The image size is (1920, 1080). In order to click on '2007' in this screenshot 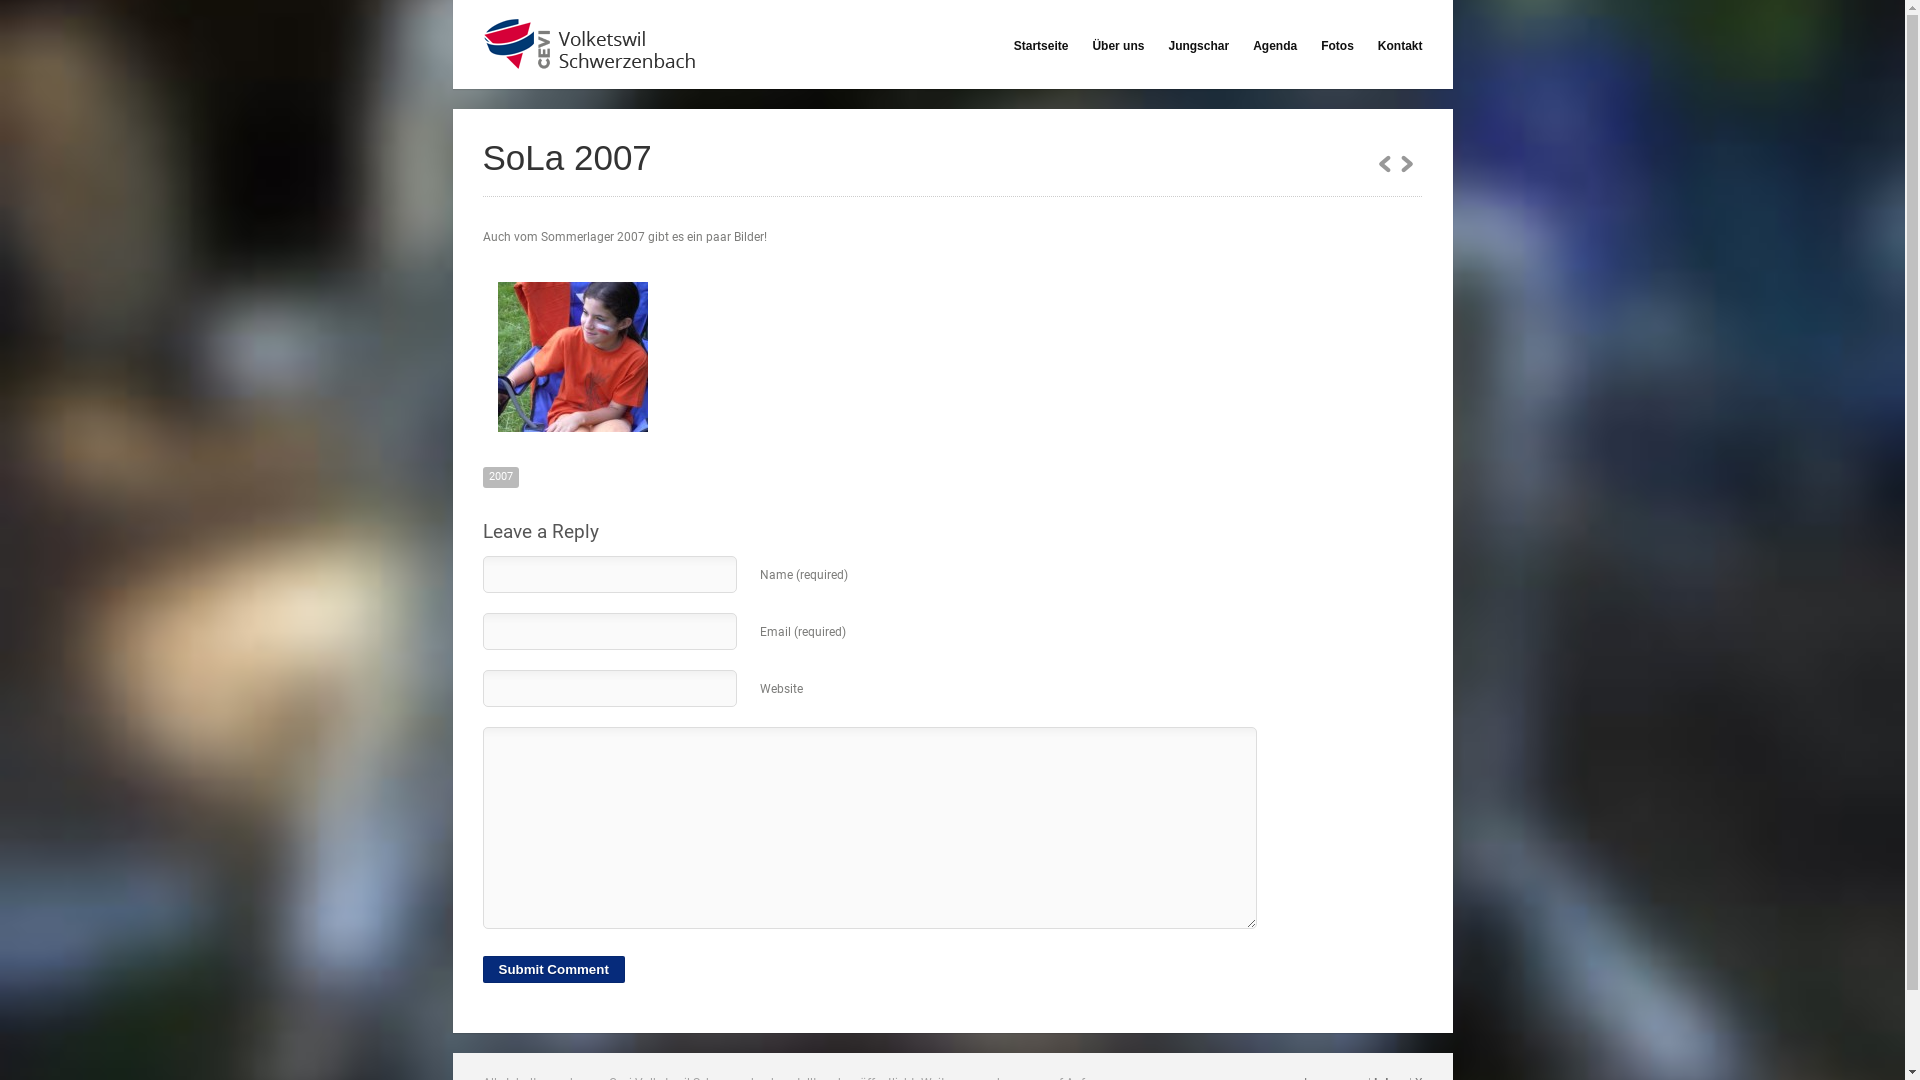, I will do `click(499, 477)`.